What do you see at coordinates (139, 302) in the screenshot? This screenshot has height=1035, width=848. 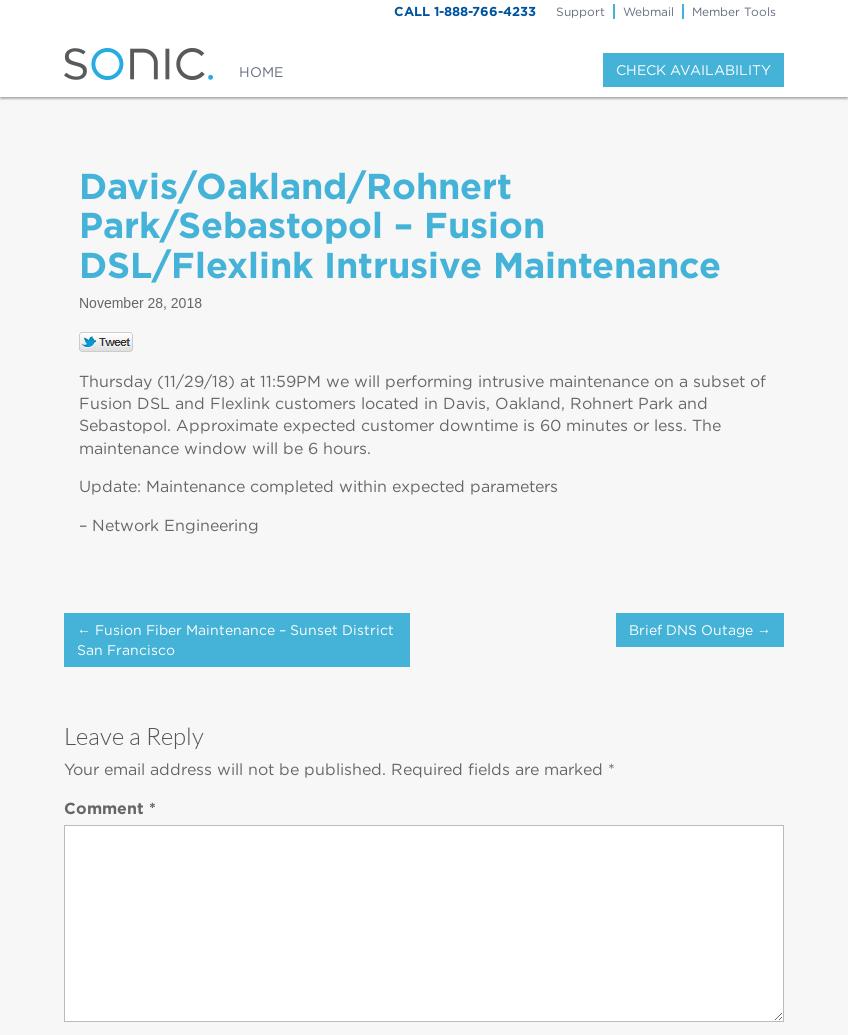 I see `'November 28, 2018'` at bounding box center [139, 302].